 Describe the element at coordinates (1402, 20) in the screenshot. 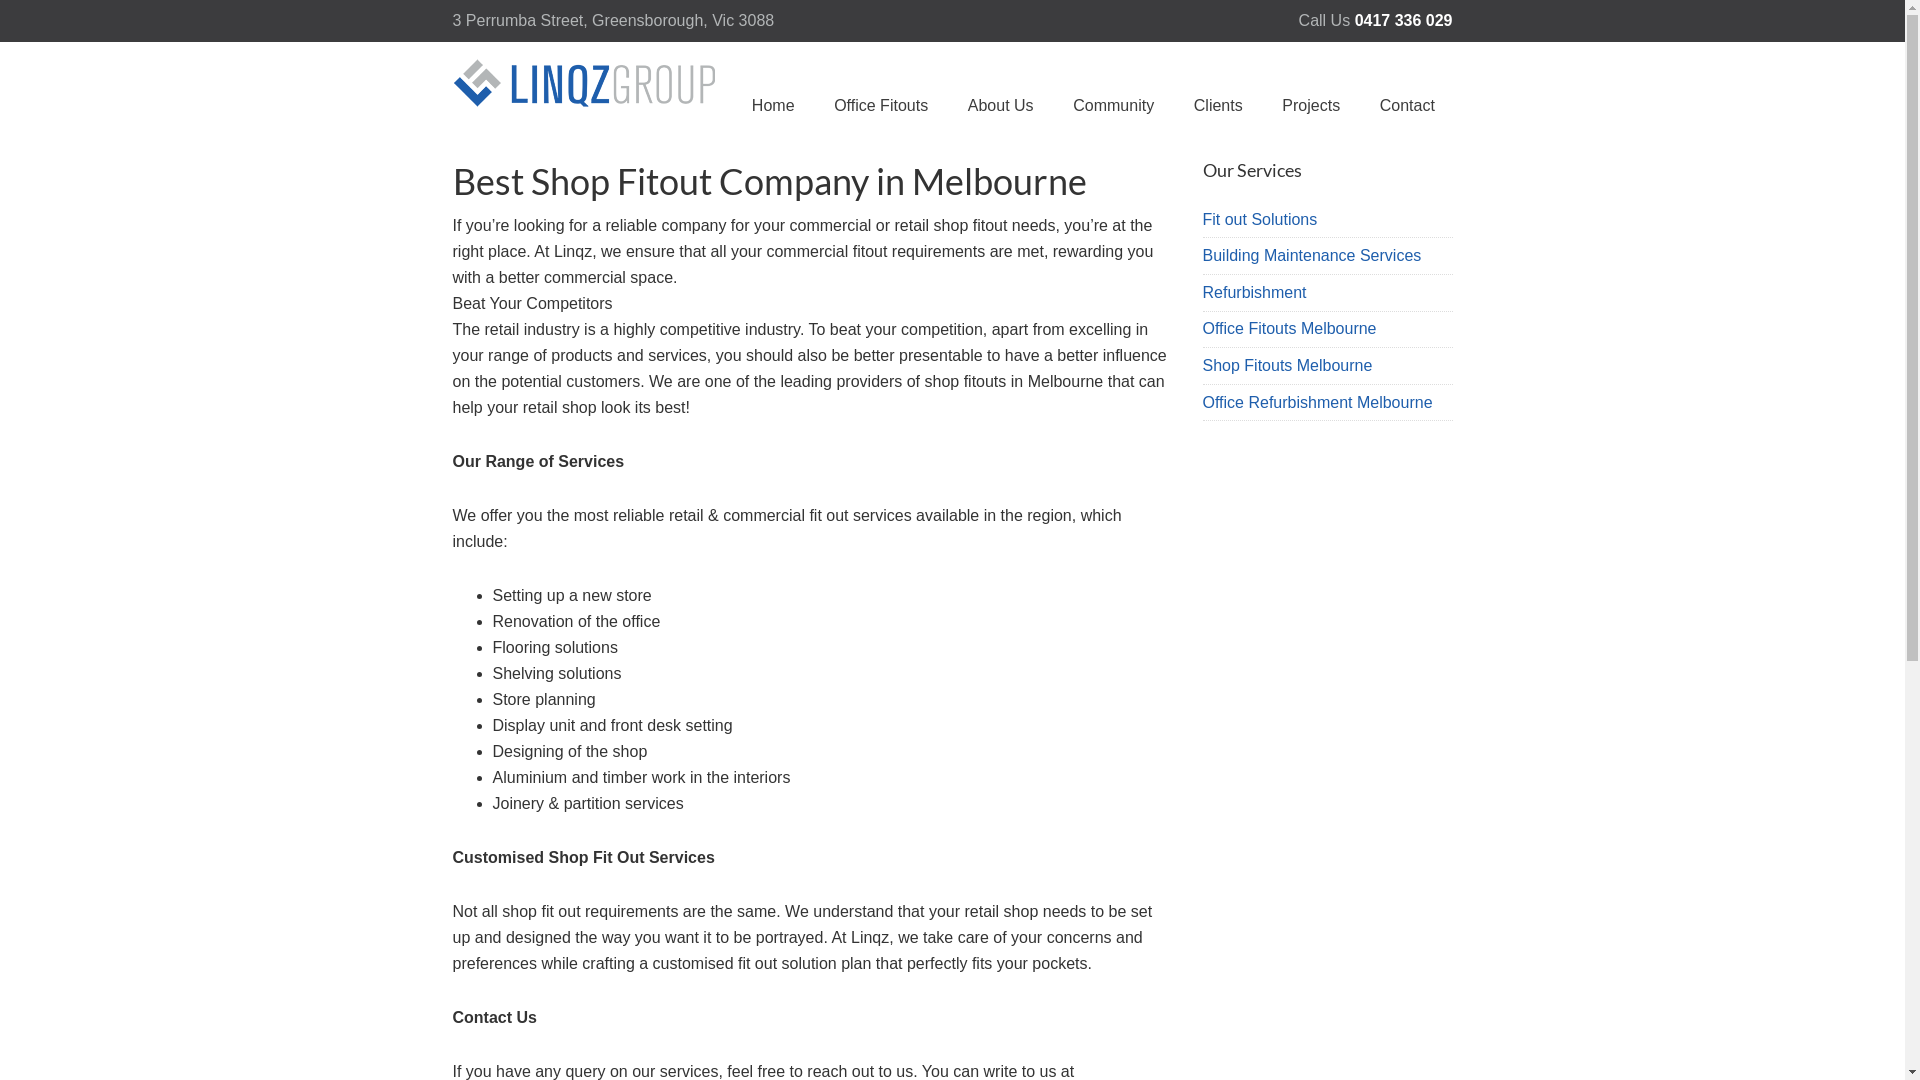

I see `'0417 336 029'` at that location.